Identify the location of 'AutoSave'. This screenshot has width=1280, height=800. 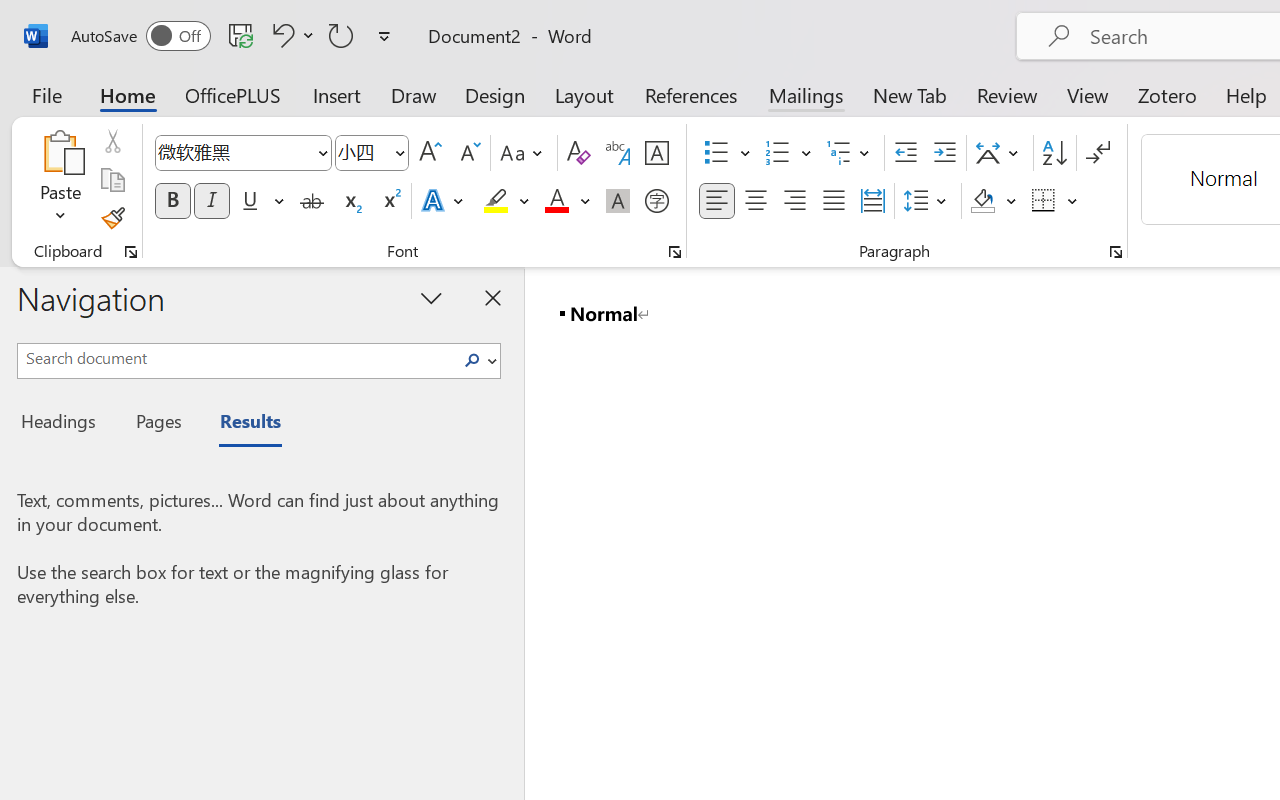
(139, 35).